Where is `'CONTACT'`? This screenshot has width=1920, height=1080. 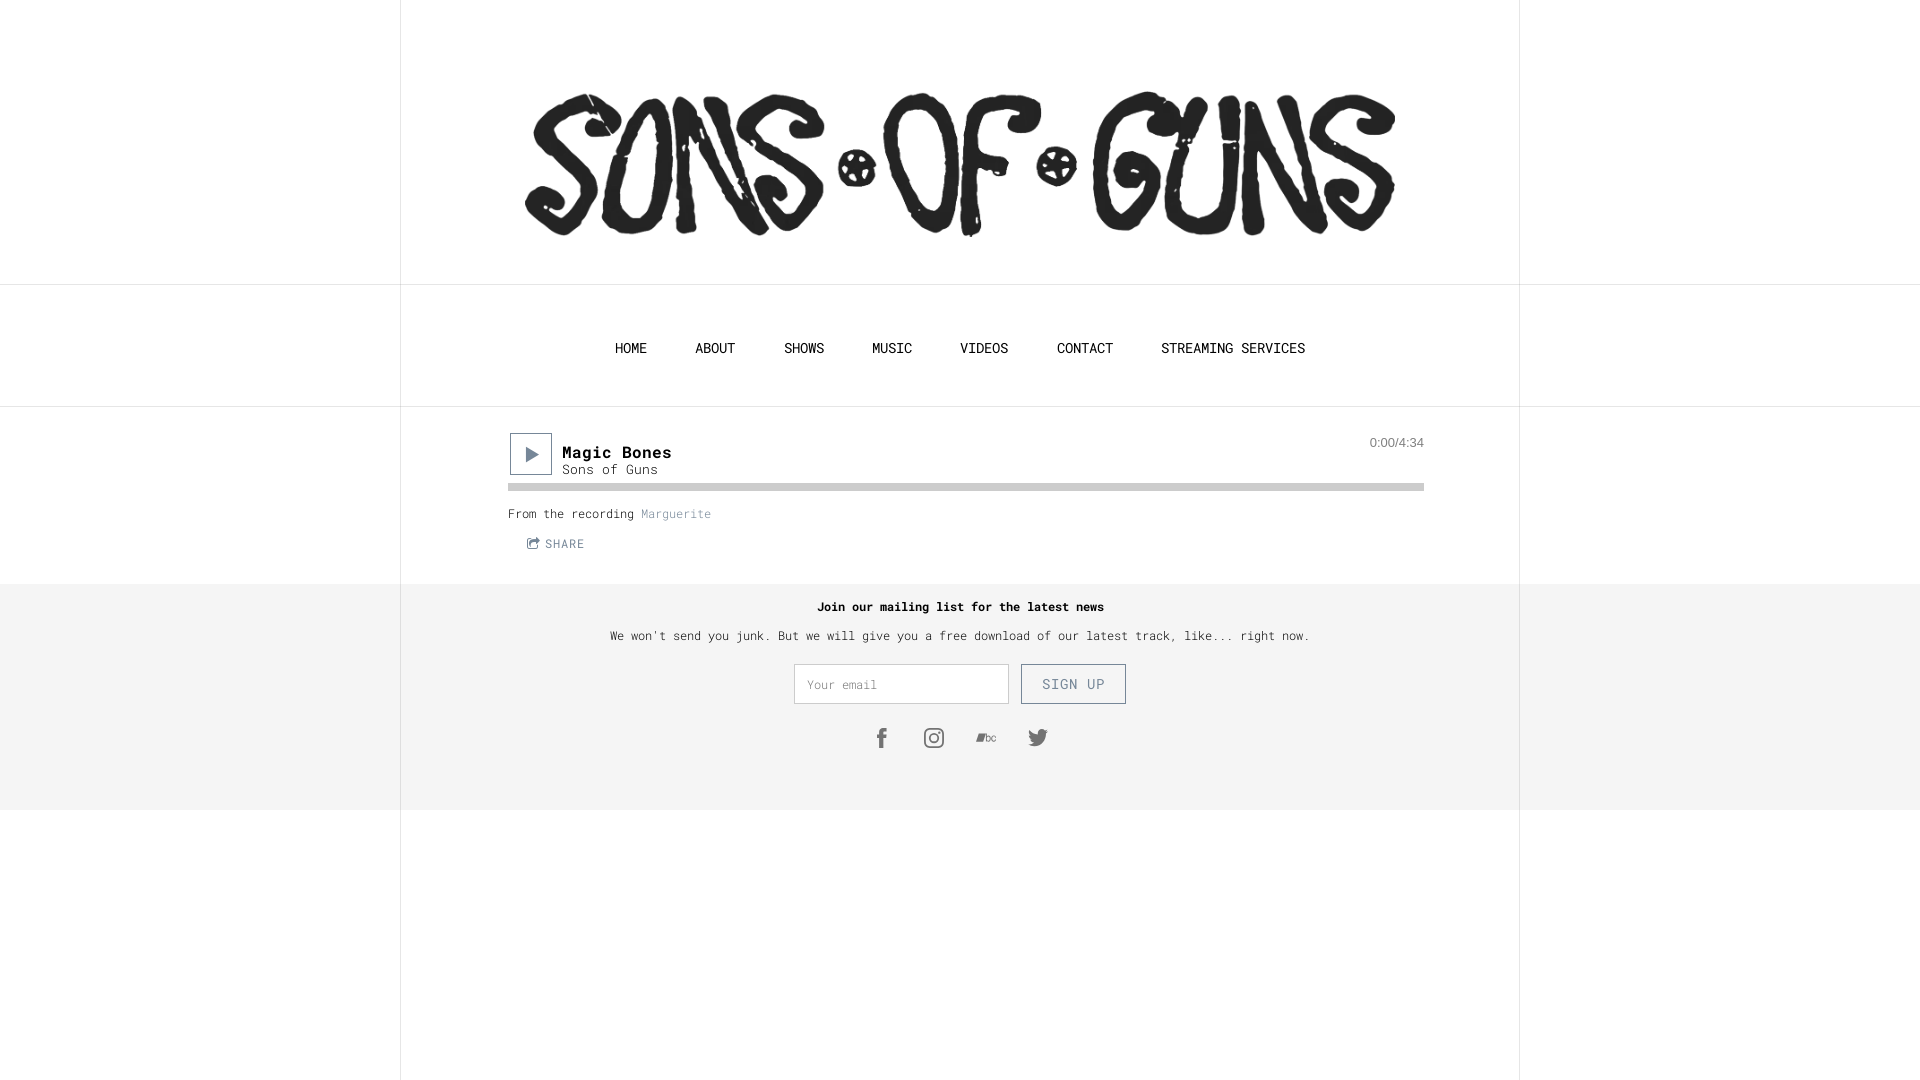
'CONTACT' is located at coordinates (1083, 346).